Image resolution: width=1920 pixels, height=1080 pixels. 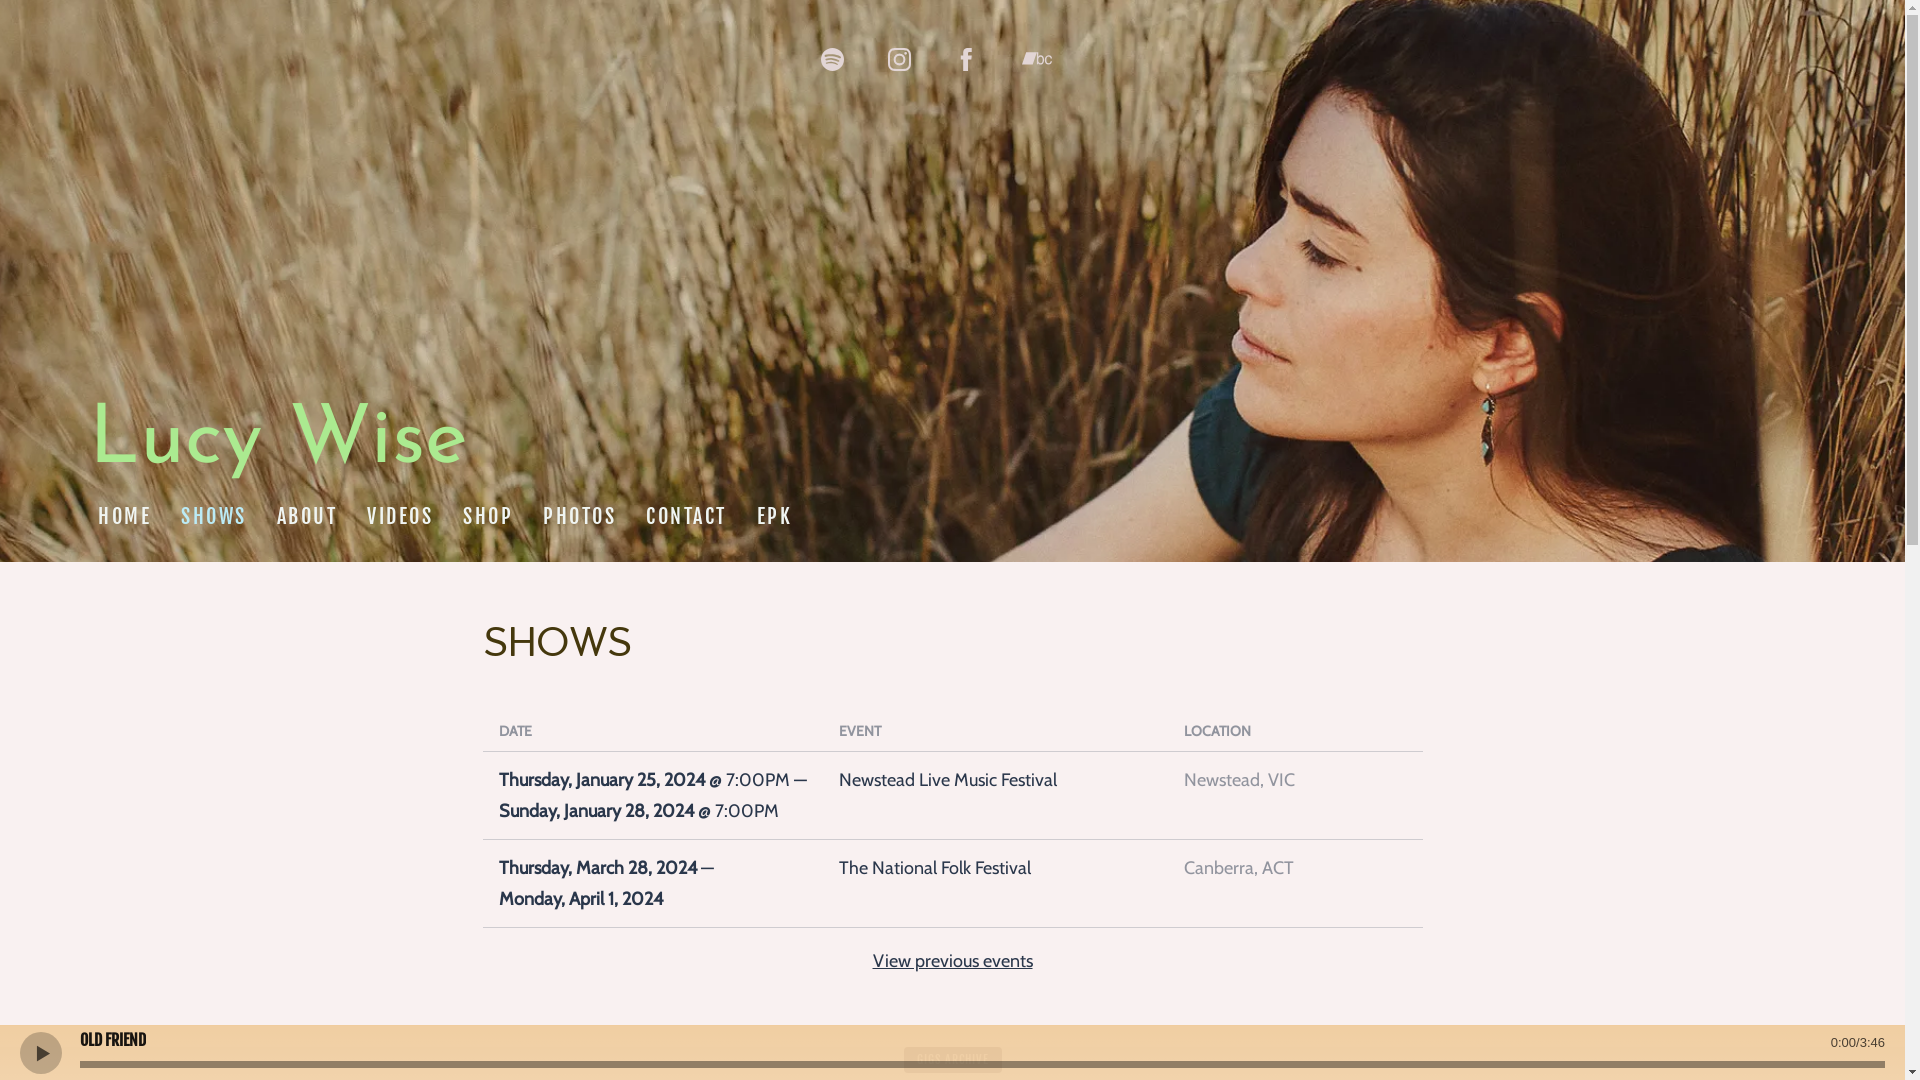 What do you see at coordinates (952, 1059) in the screenshot?
I see `'GIGS ARCHIVE'` at bounding box center [952, 1059].